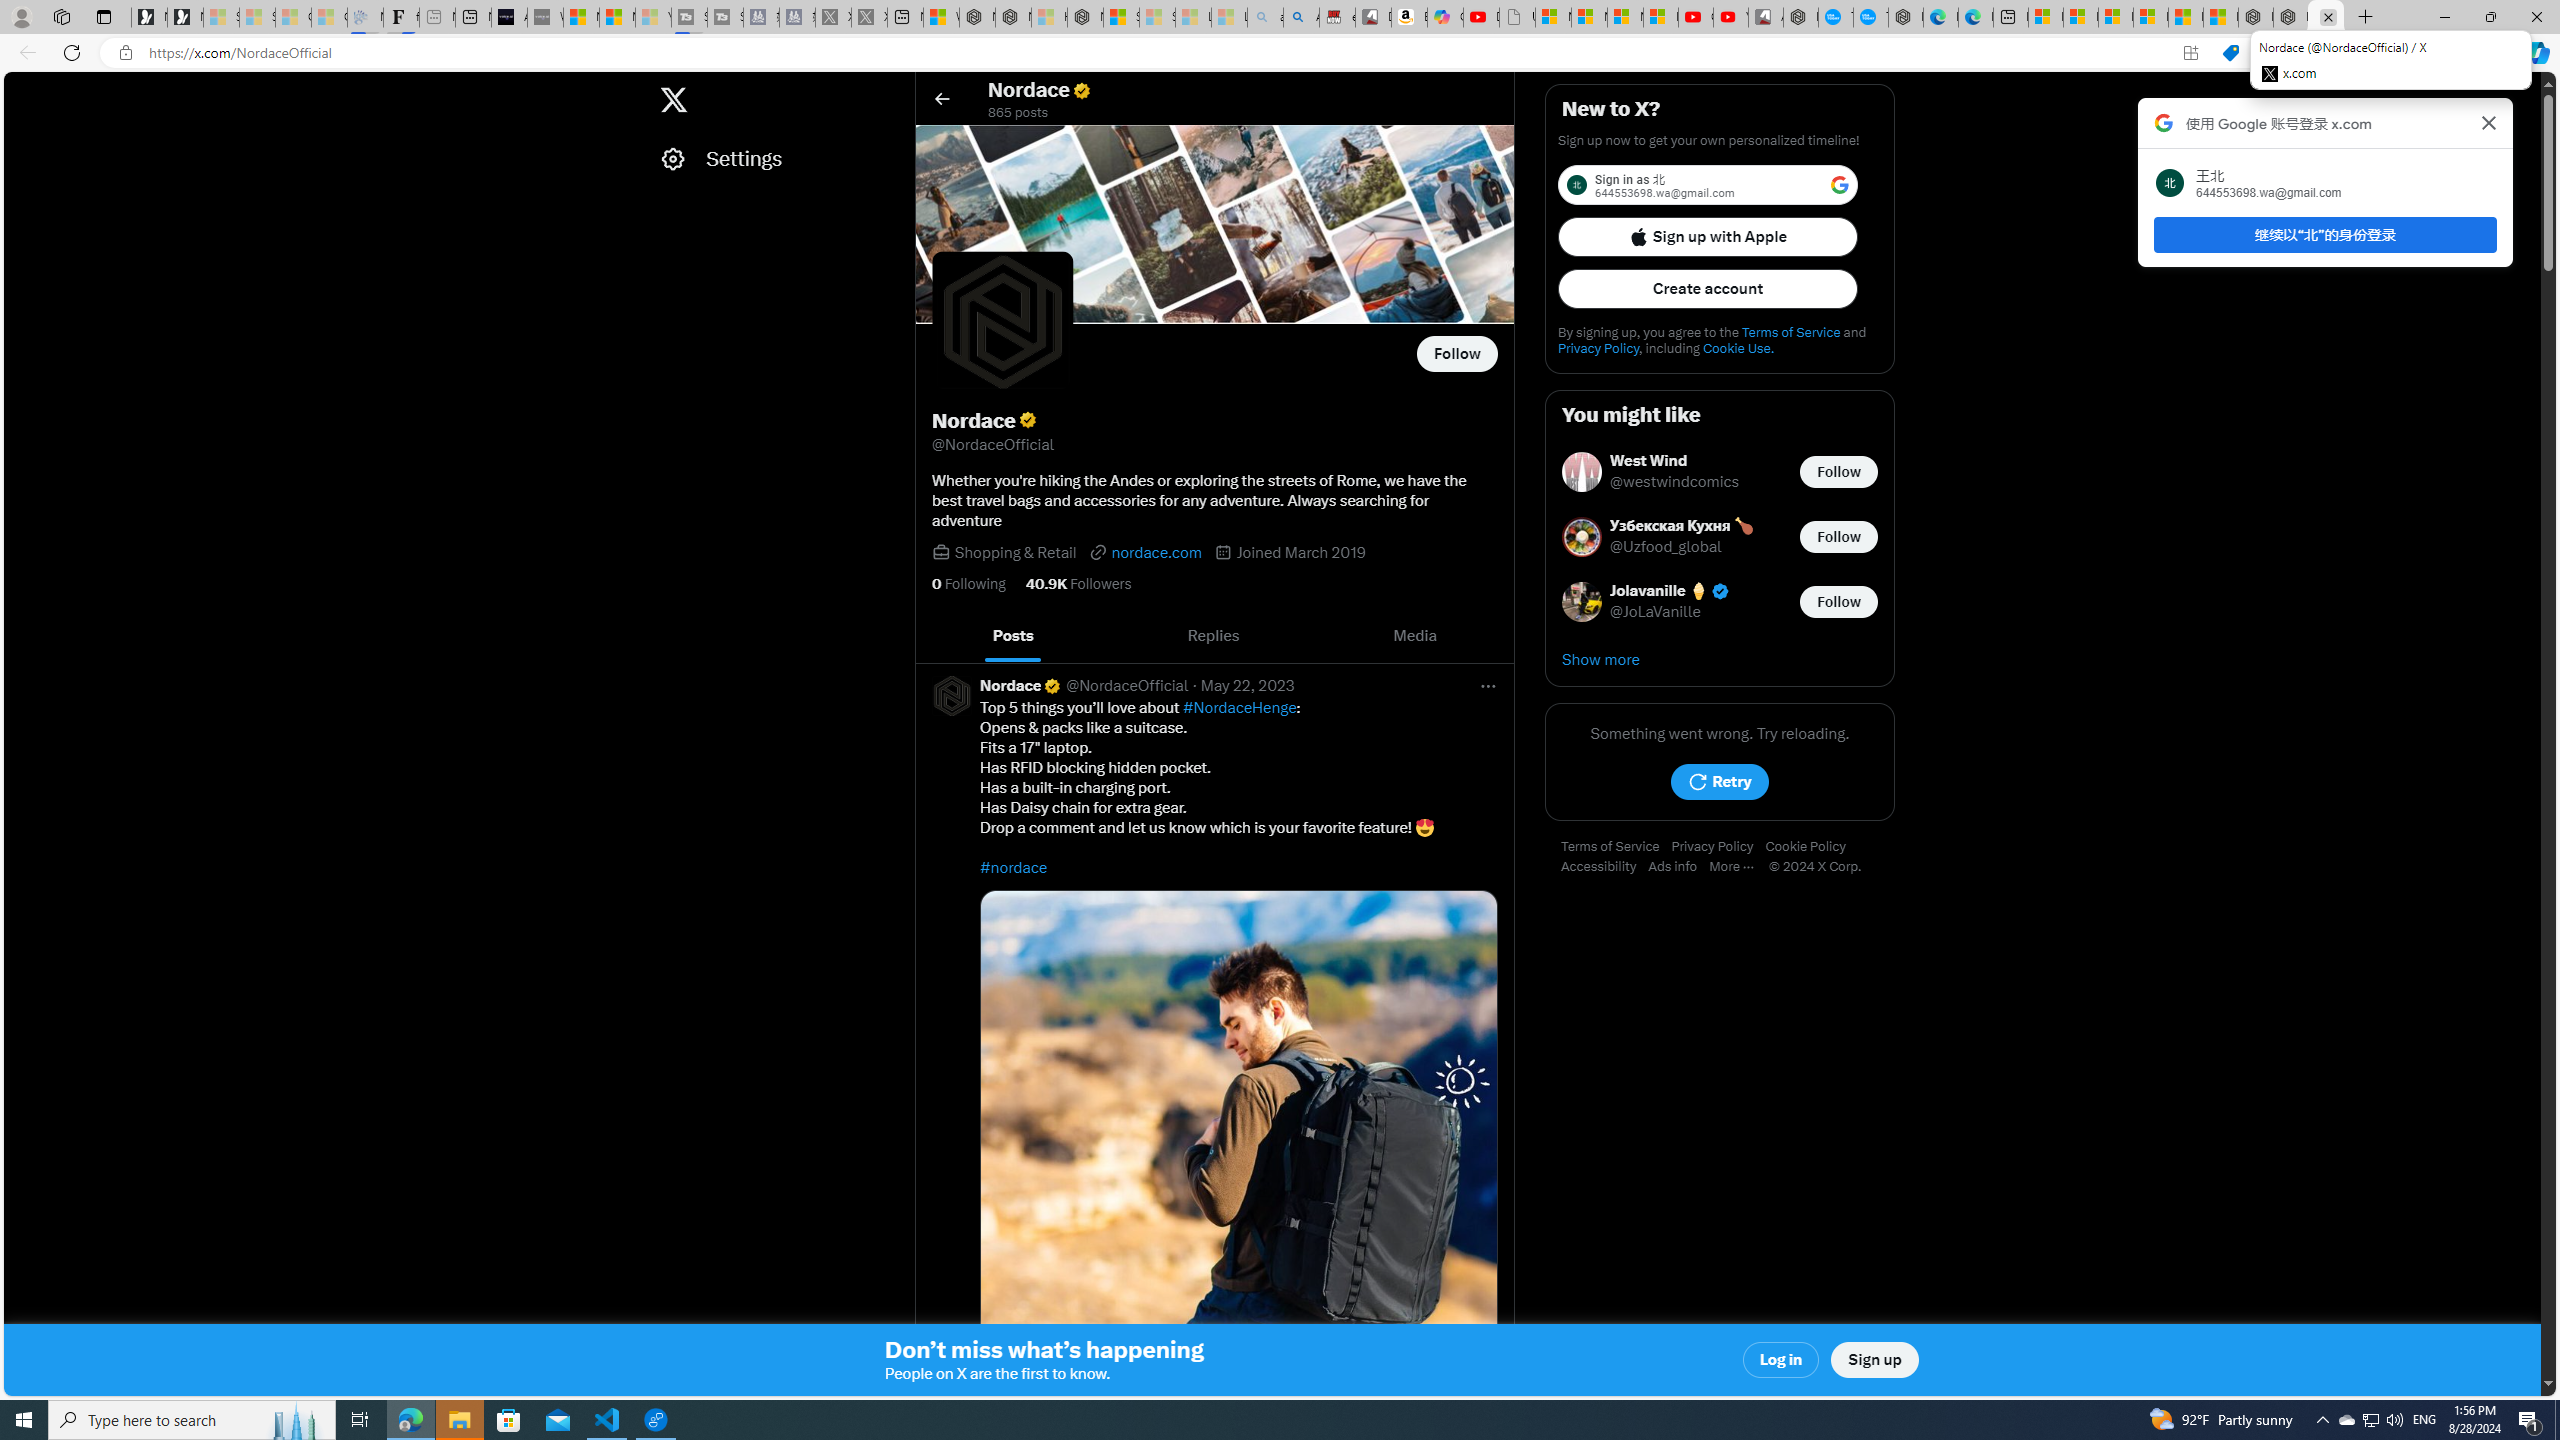 The image size is (2560, 1440). Describe the element at coordinates (1838, 471) in the screenshot. I see `'Follow @westwindcomics'` at that location.